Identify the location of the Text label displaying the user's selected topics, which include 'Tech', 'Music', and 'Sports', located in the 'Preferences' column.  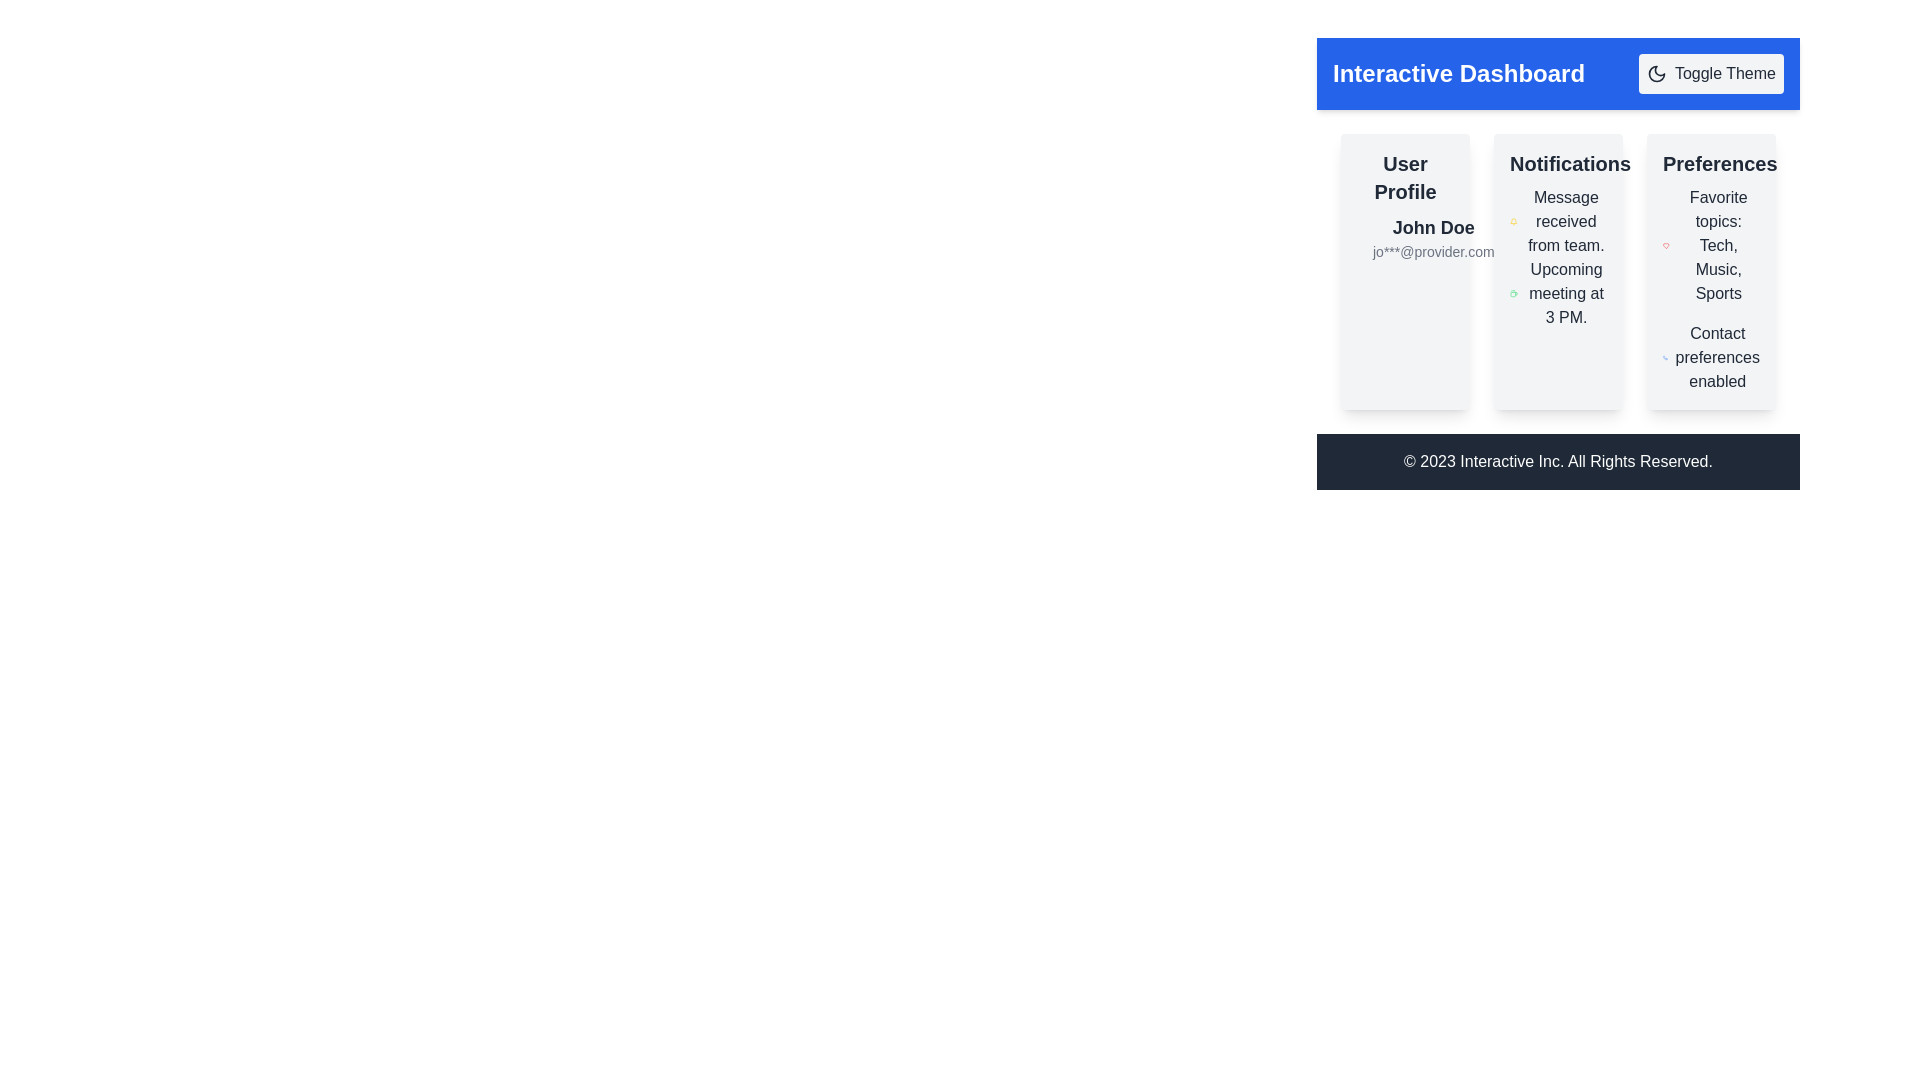
(1710, 245).